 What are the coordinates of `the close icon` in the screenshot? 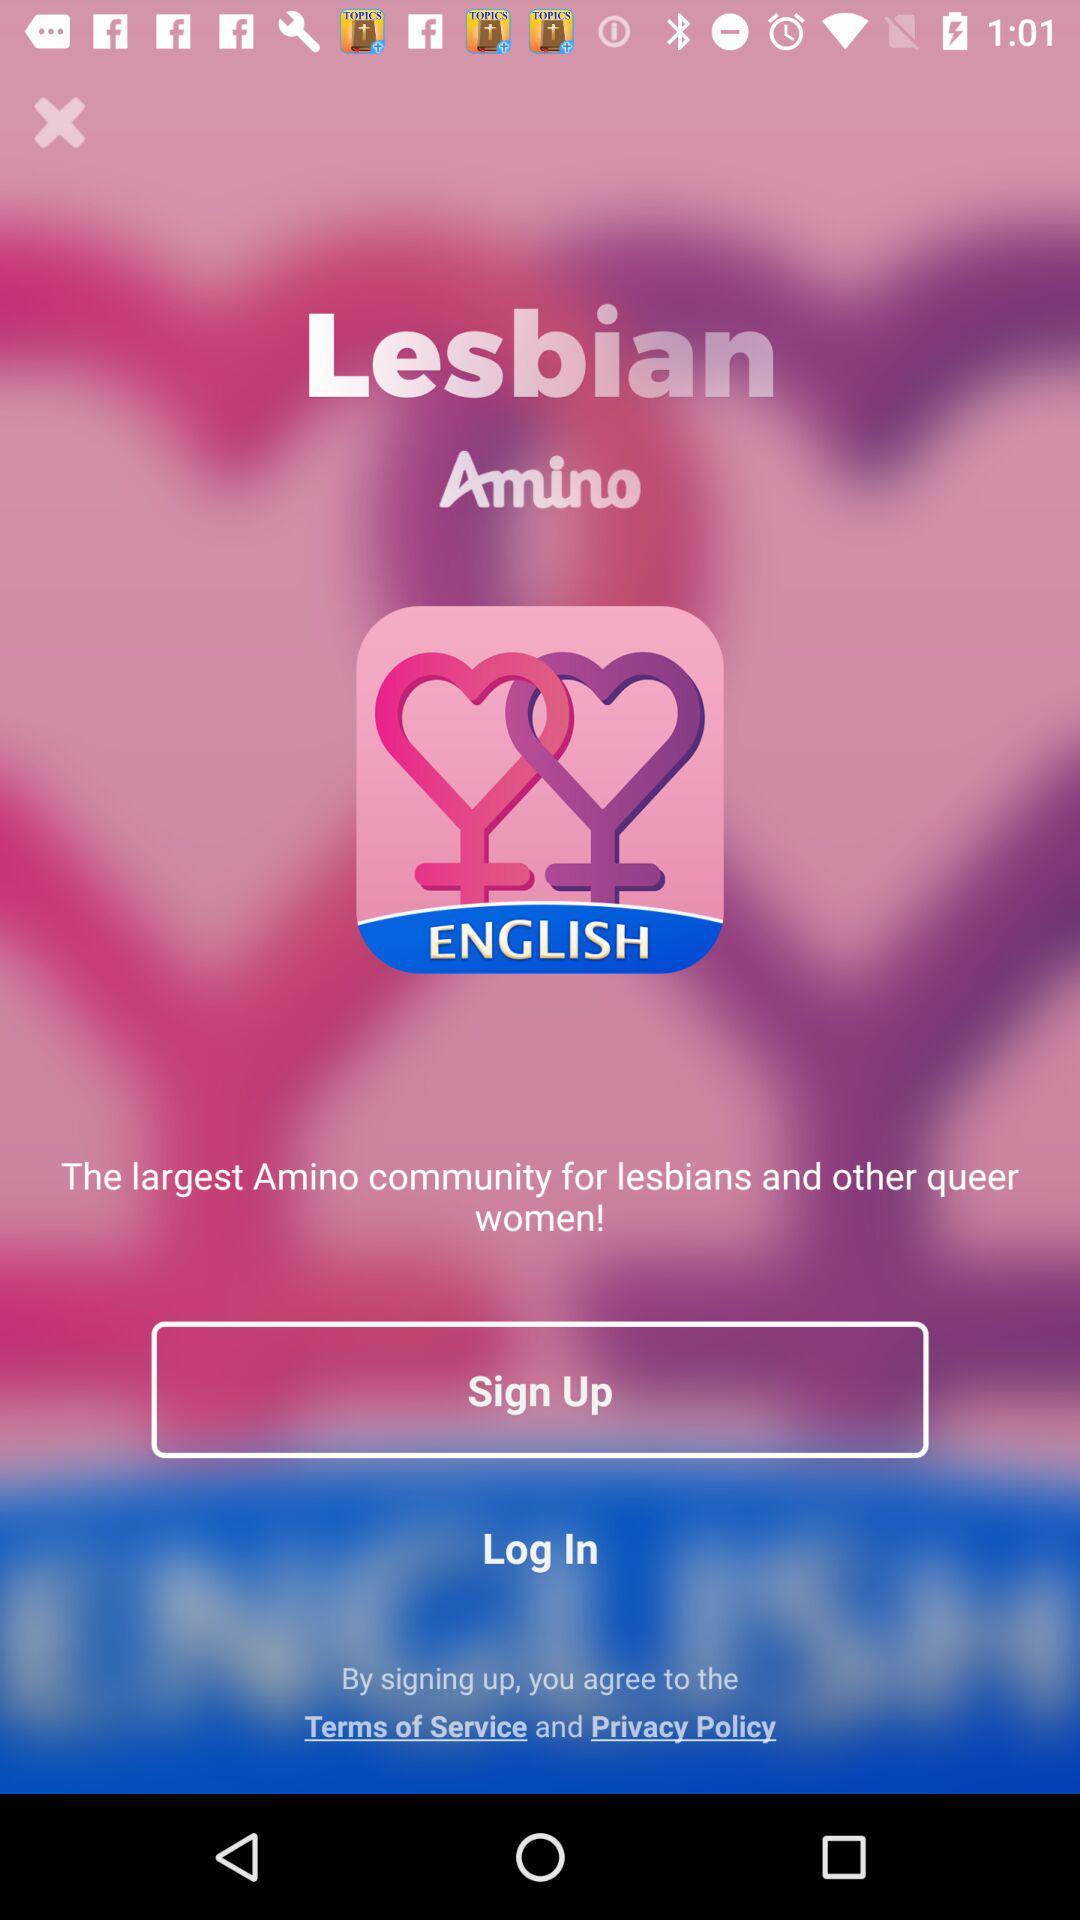 It's located at (59, 122).